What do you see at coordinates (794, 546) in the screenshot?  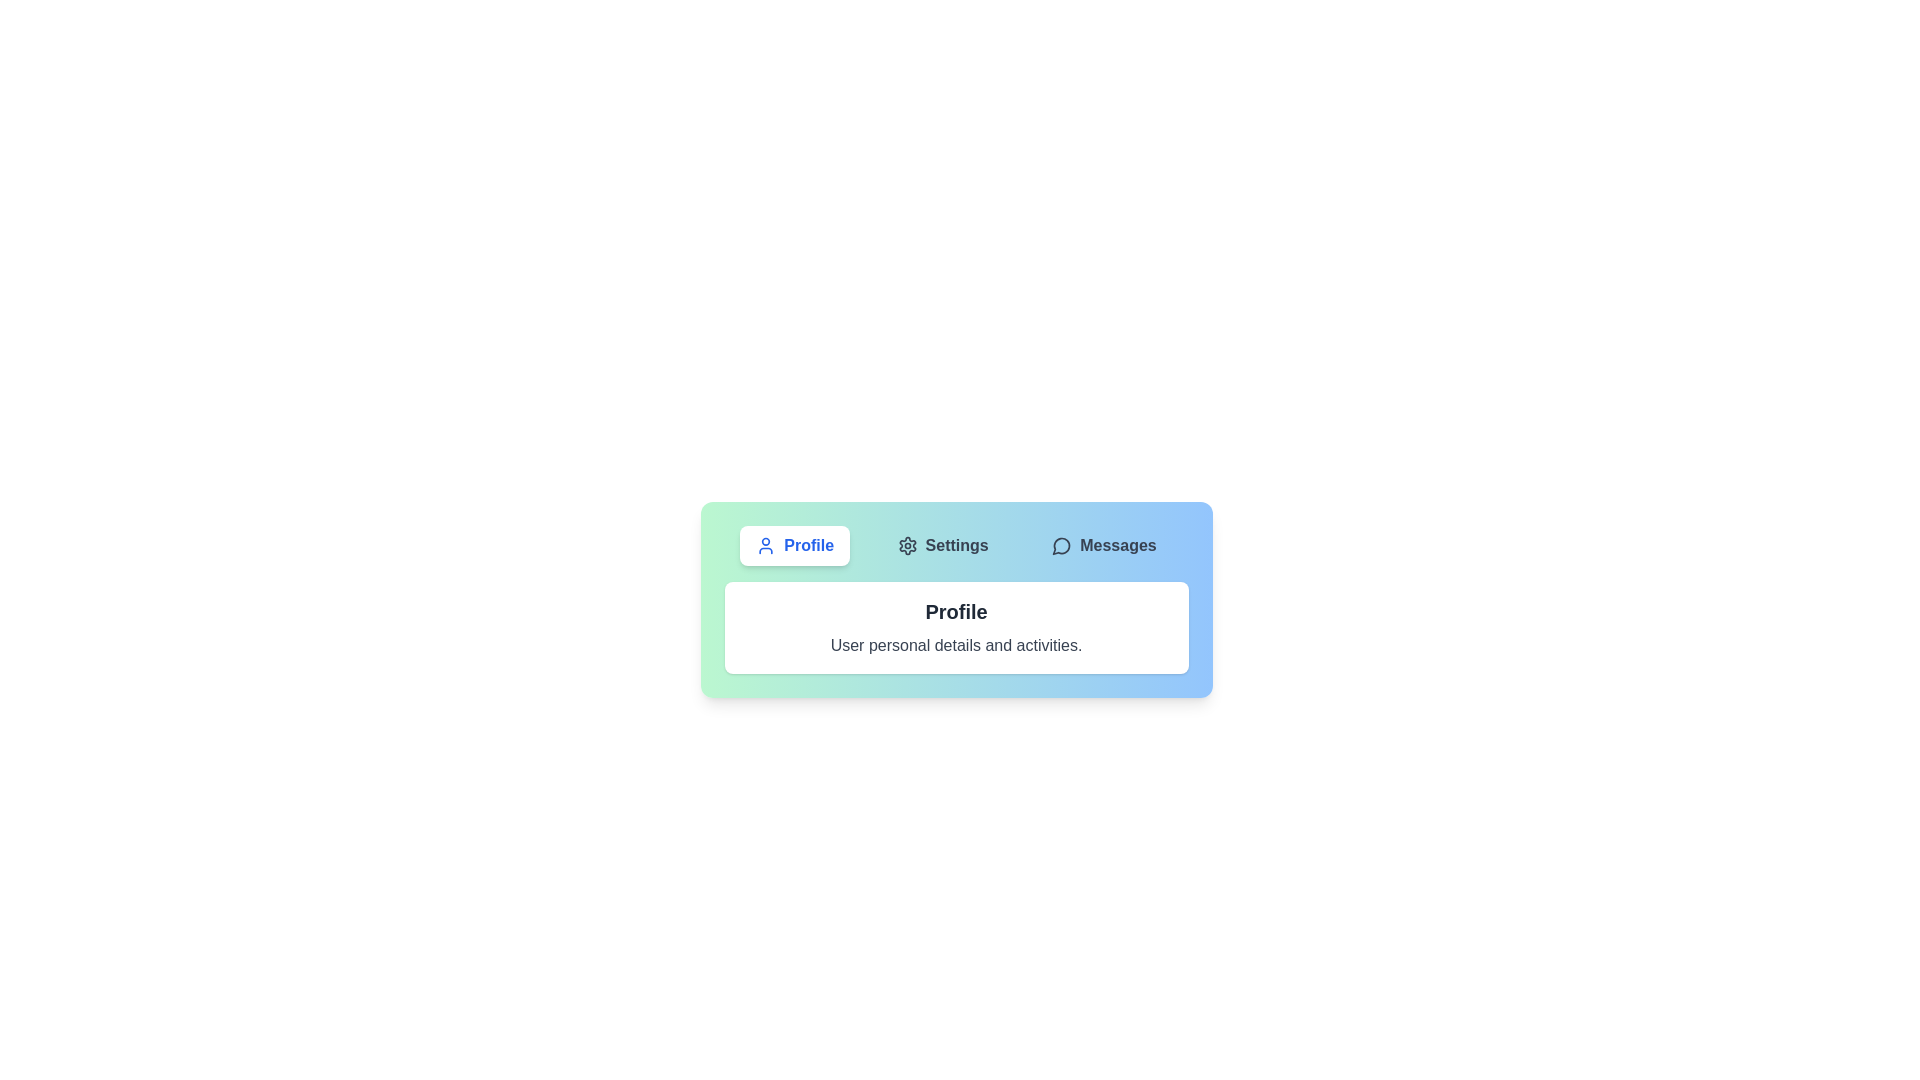 I see `the Profile tab by clicking on its button` at bounding box center [794, 546].